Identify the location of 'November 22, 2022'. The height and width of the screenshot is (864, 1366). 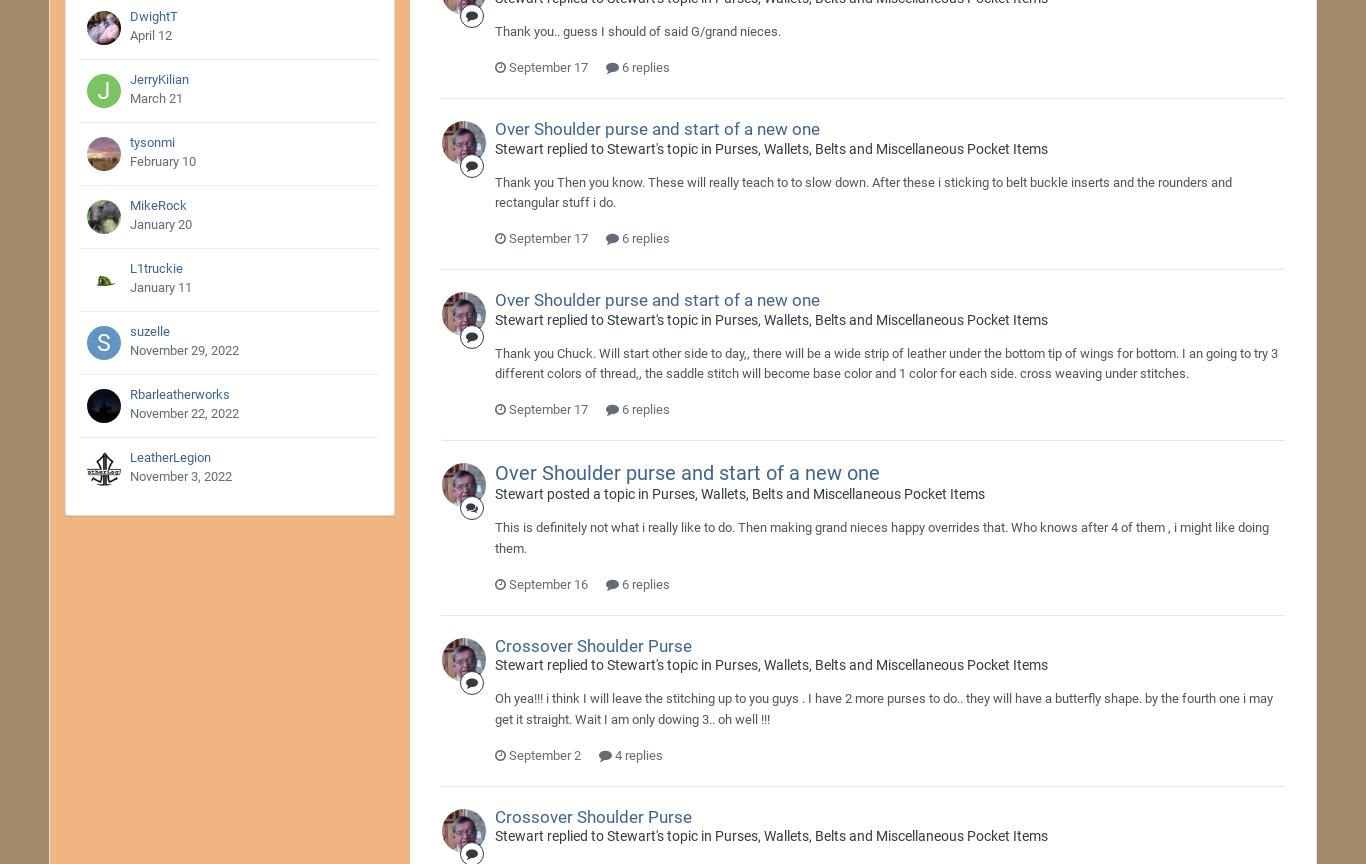
(129, 412).